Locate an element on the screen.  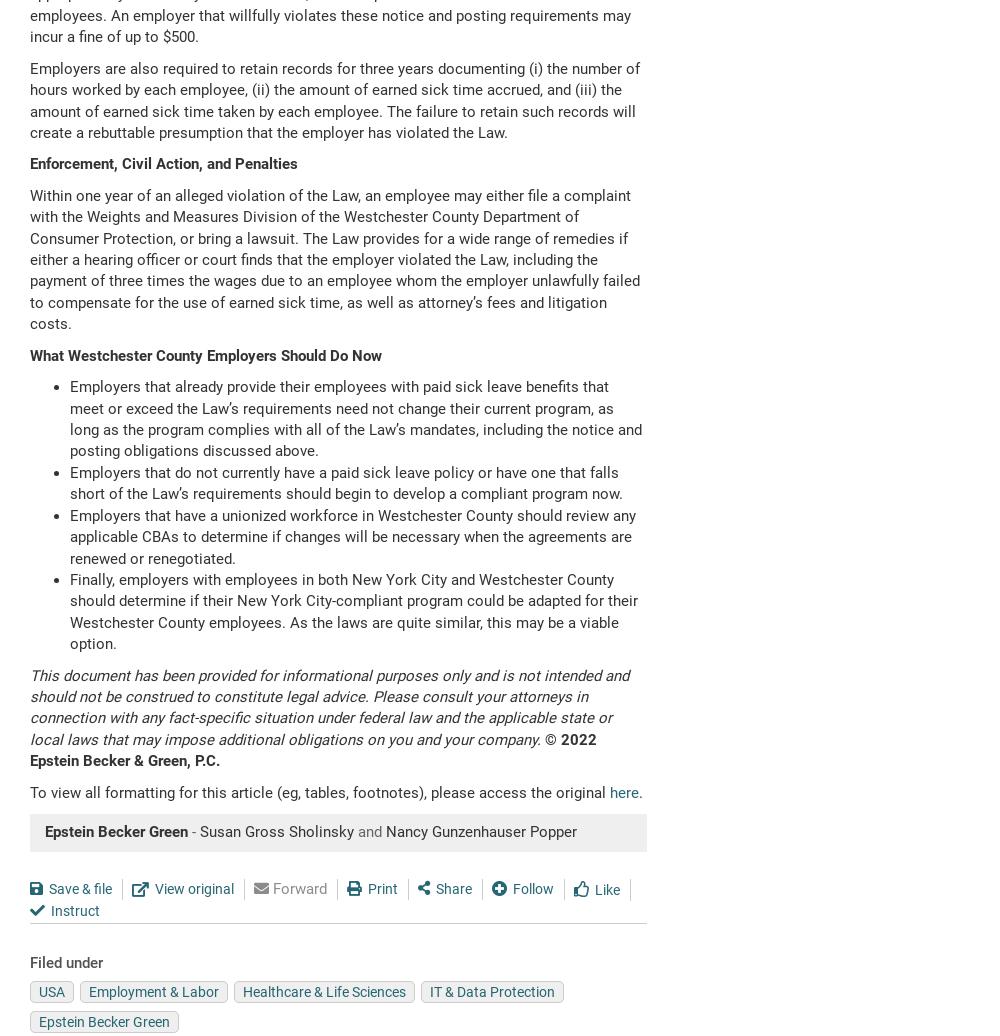
'View original' is located at coordinates (193, 887).